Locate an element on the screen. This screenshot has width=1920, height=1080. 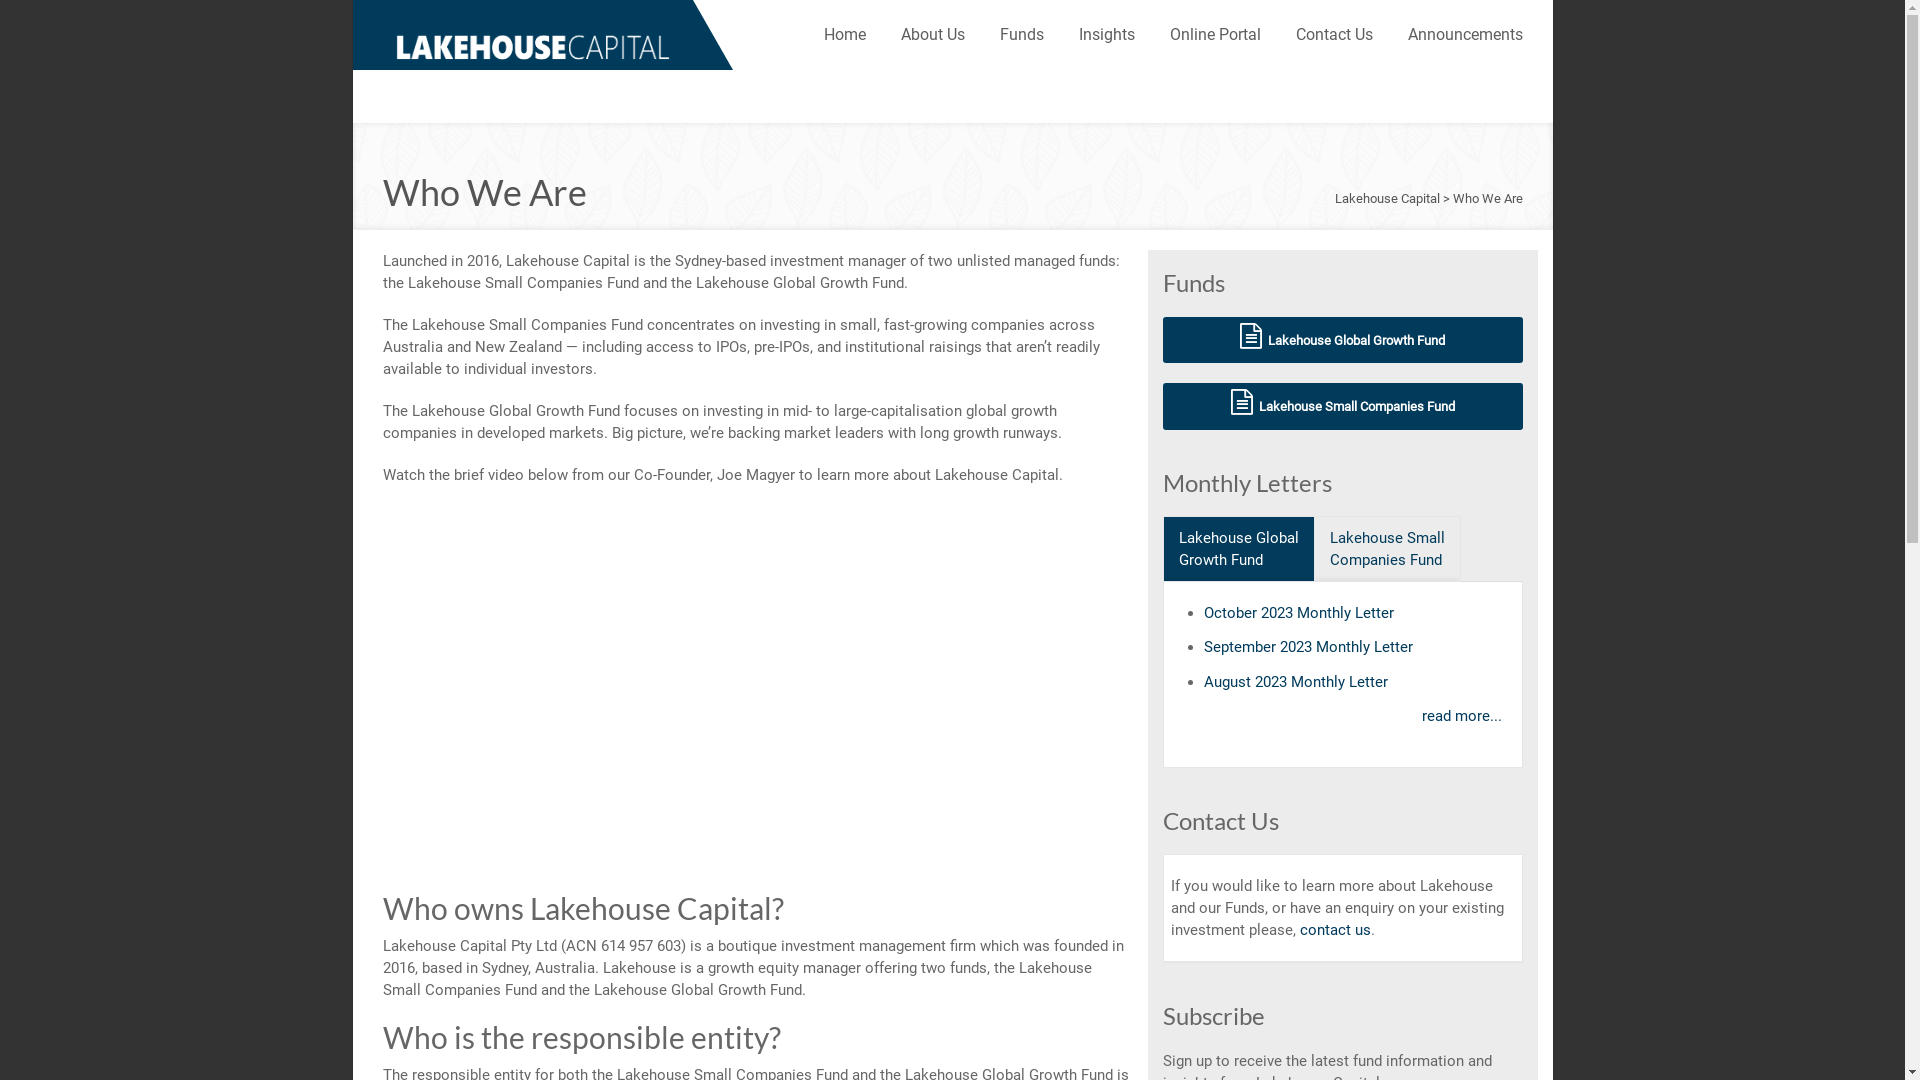
'Lakehouse Global is located at coordinates (1237, 548).